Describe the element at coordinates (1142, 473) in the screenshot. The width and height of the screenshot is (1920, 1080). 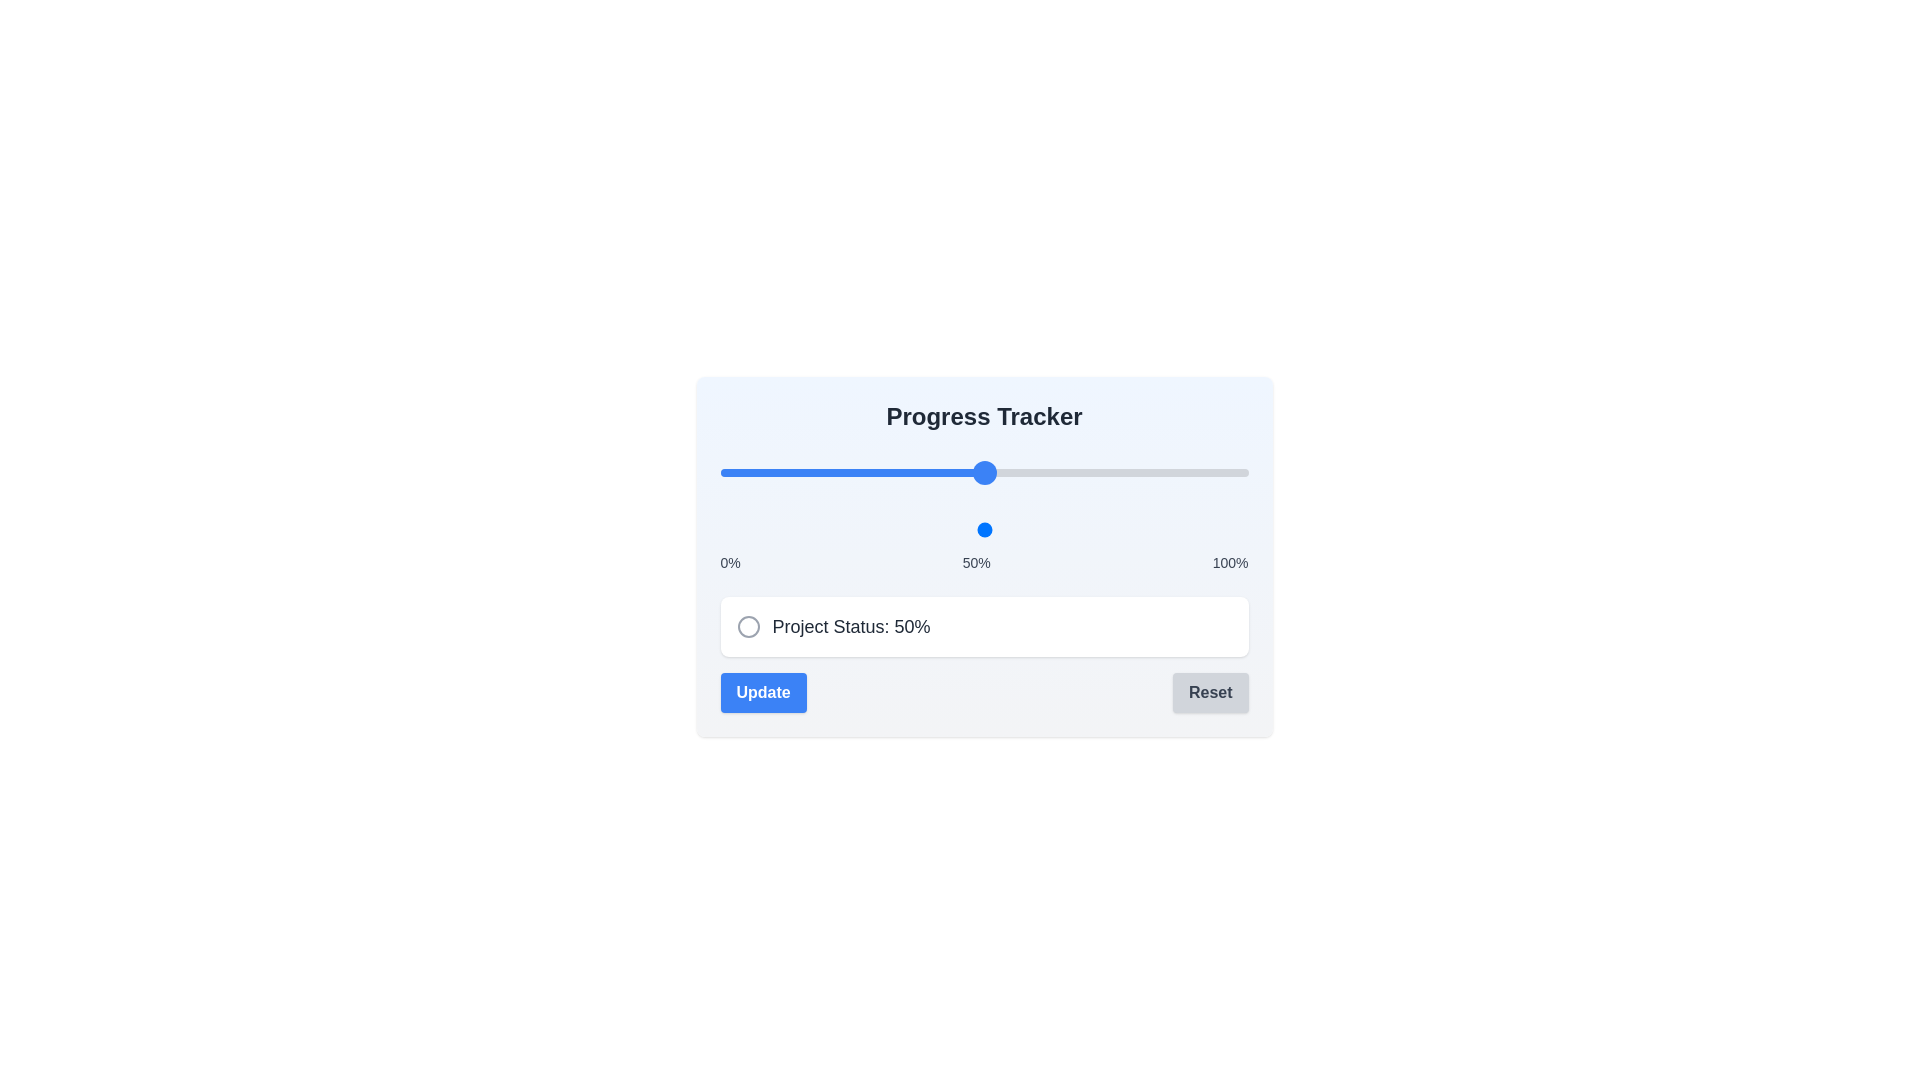
I see `the progress slider to set the progress to 80%` at that location.